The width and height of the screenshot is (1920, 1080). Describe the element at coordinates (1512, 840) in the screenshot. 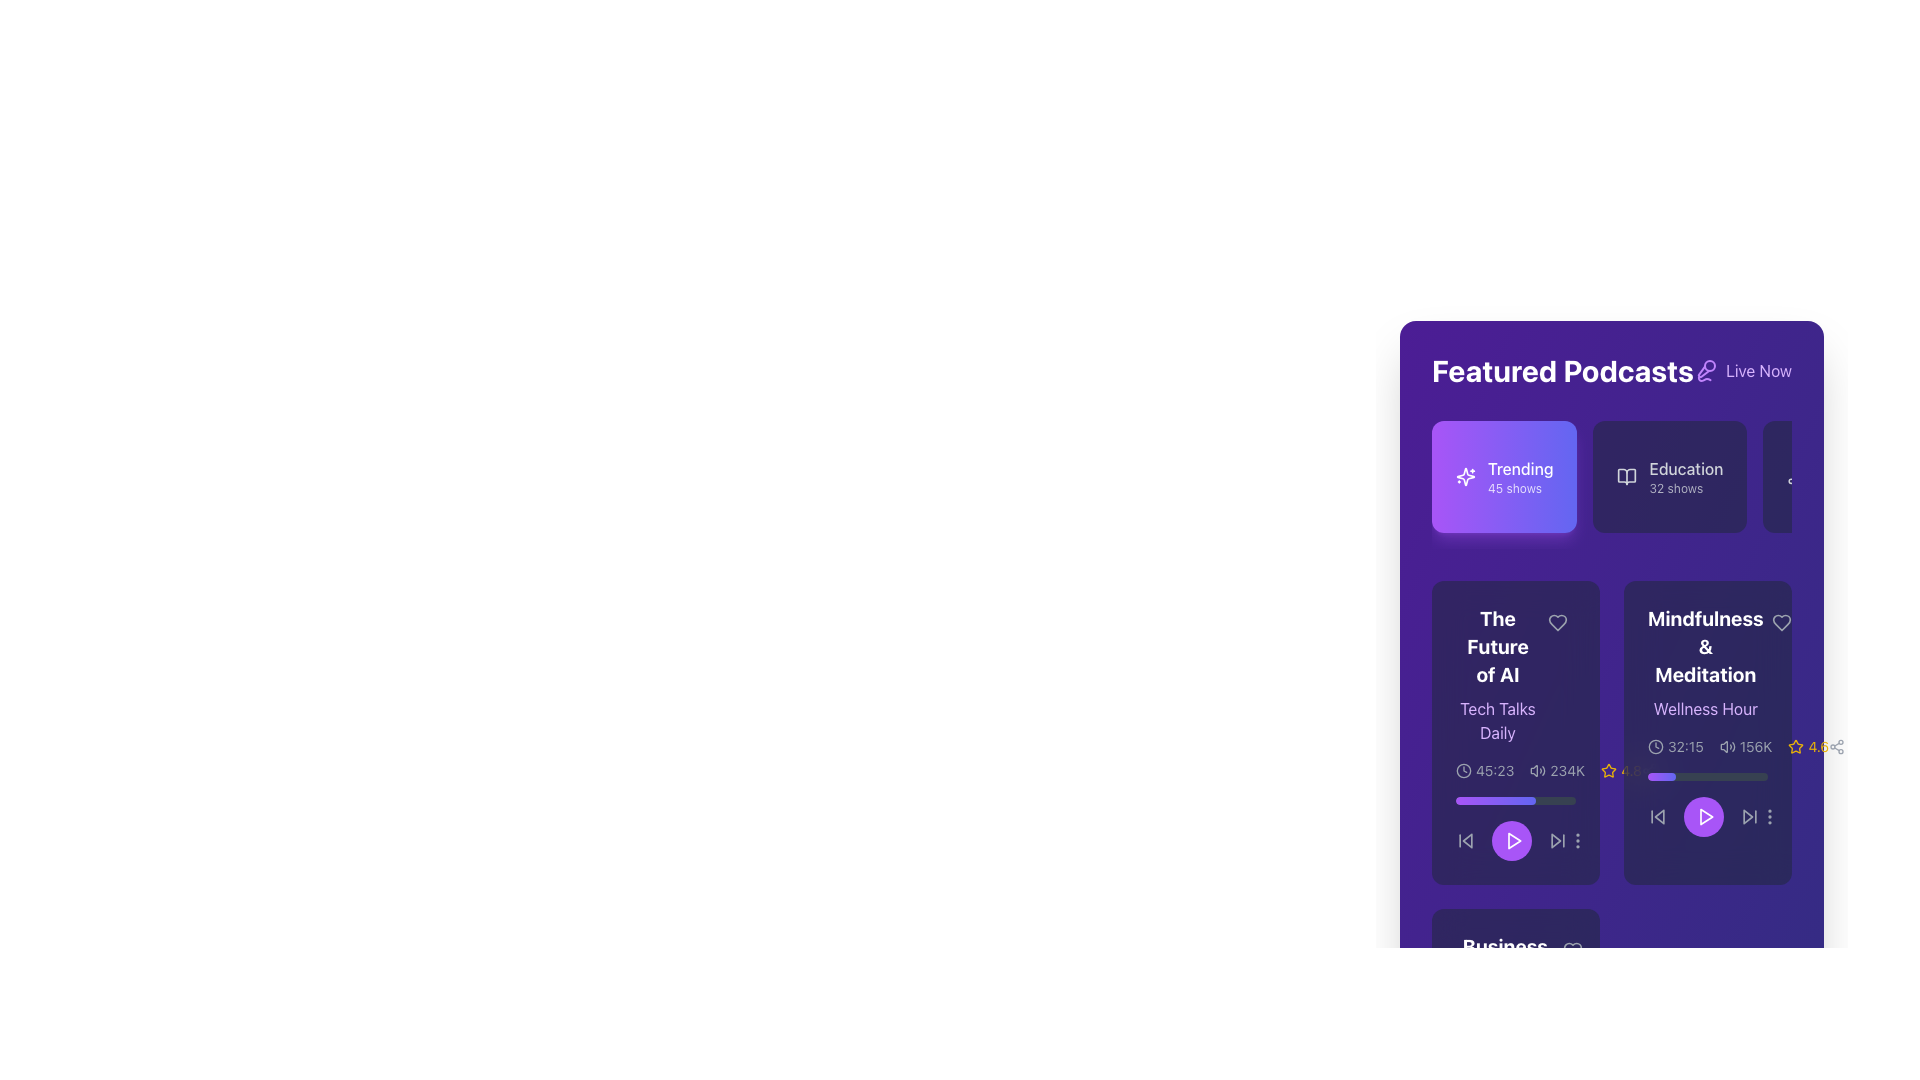

I see `the play/pause button located at the bottom of the 'The Future of AI' podcast card in the 'Featured Podcasts' section` at that location.